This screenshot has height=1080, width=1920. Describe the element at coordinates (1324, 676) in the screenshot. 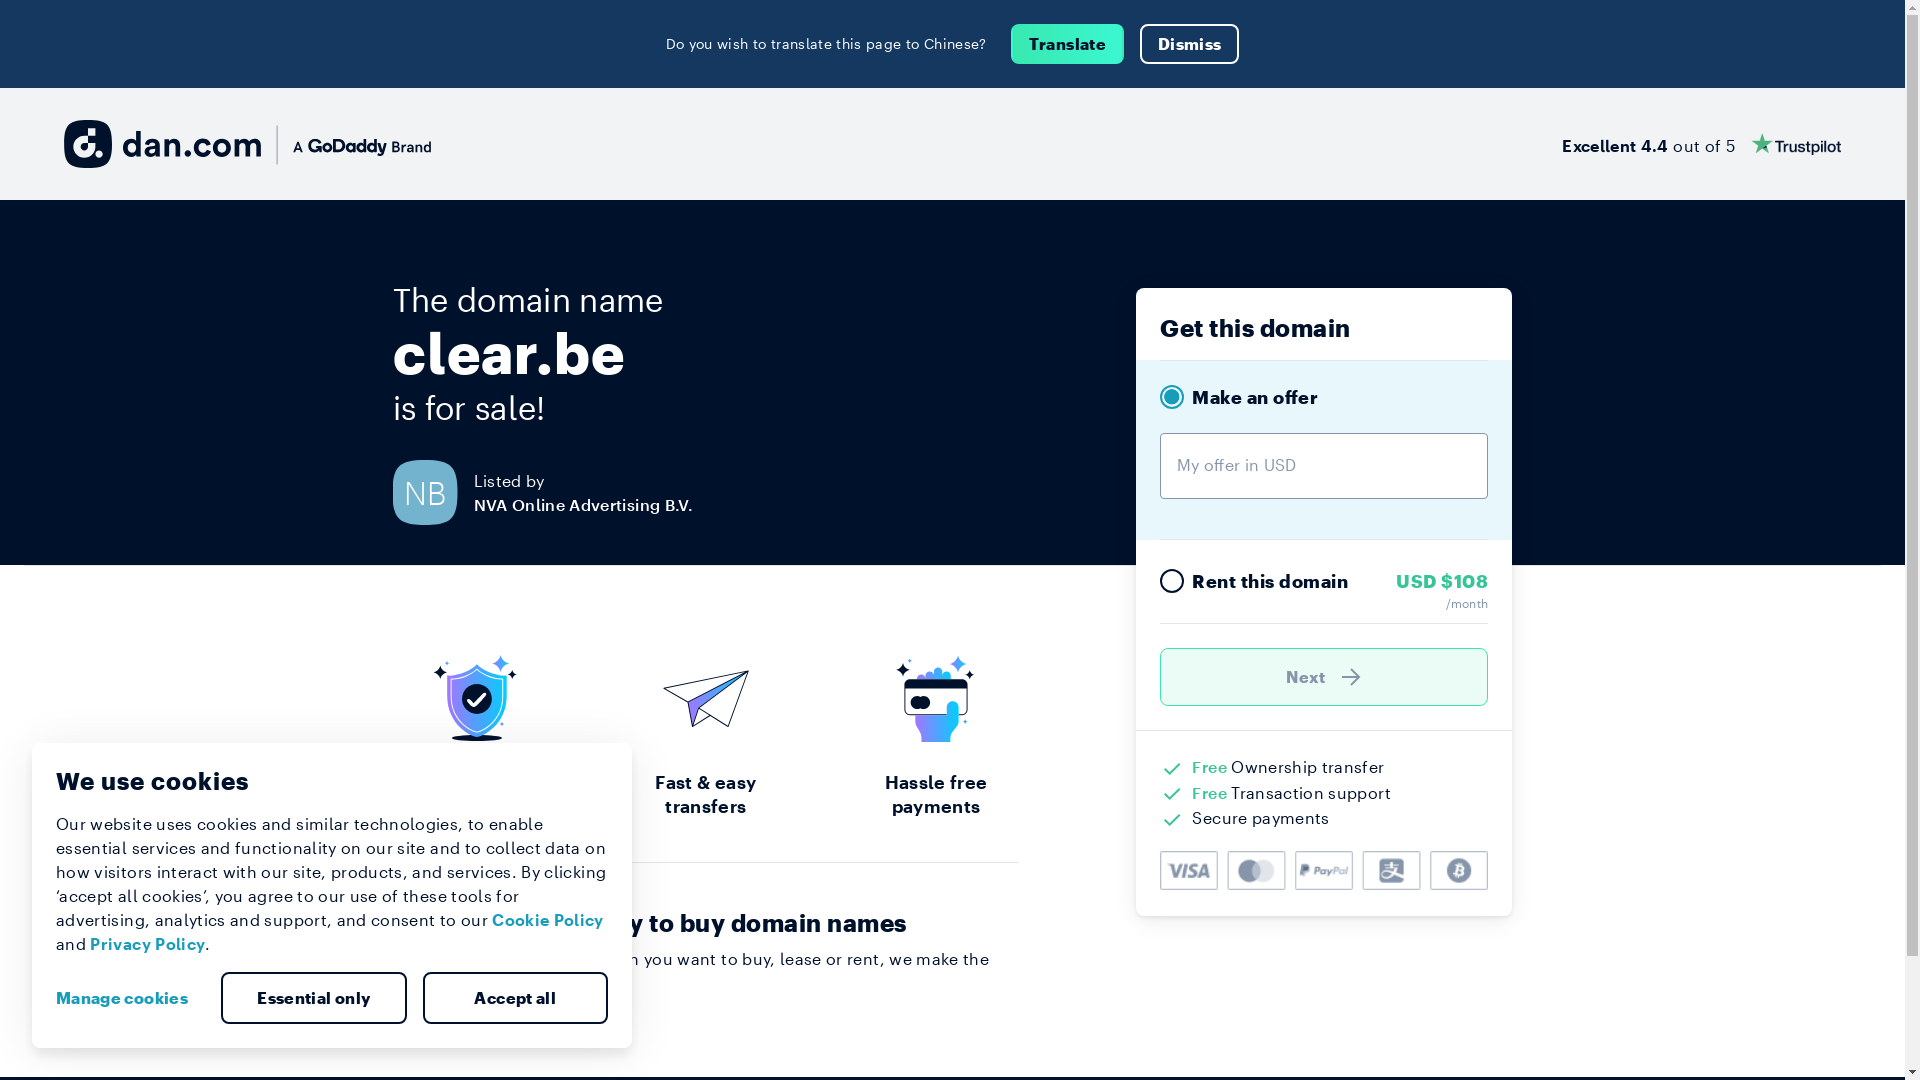

I see `'Next` at that location.